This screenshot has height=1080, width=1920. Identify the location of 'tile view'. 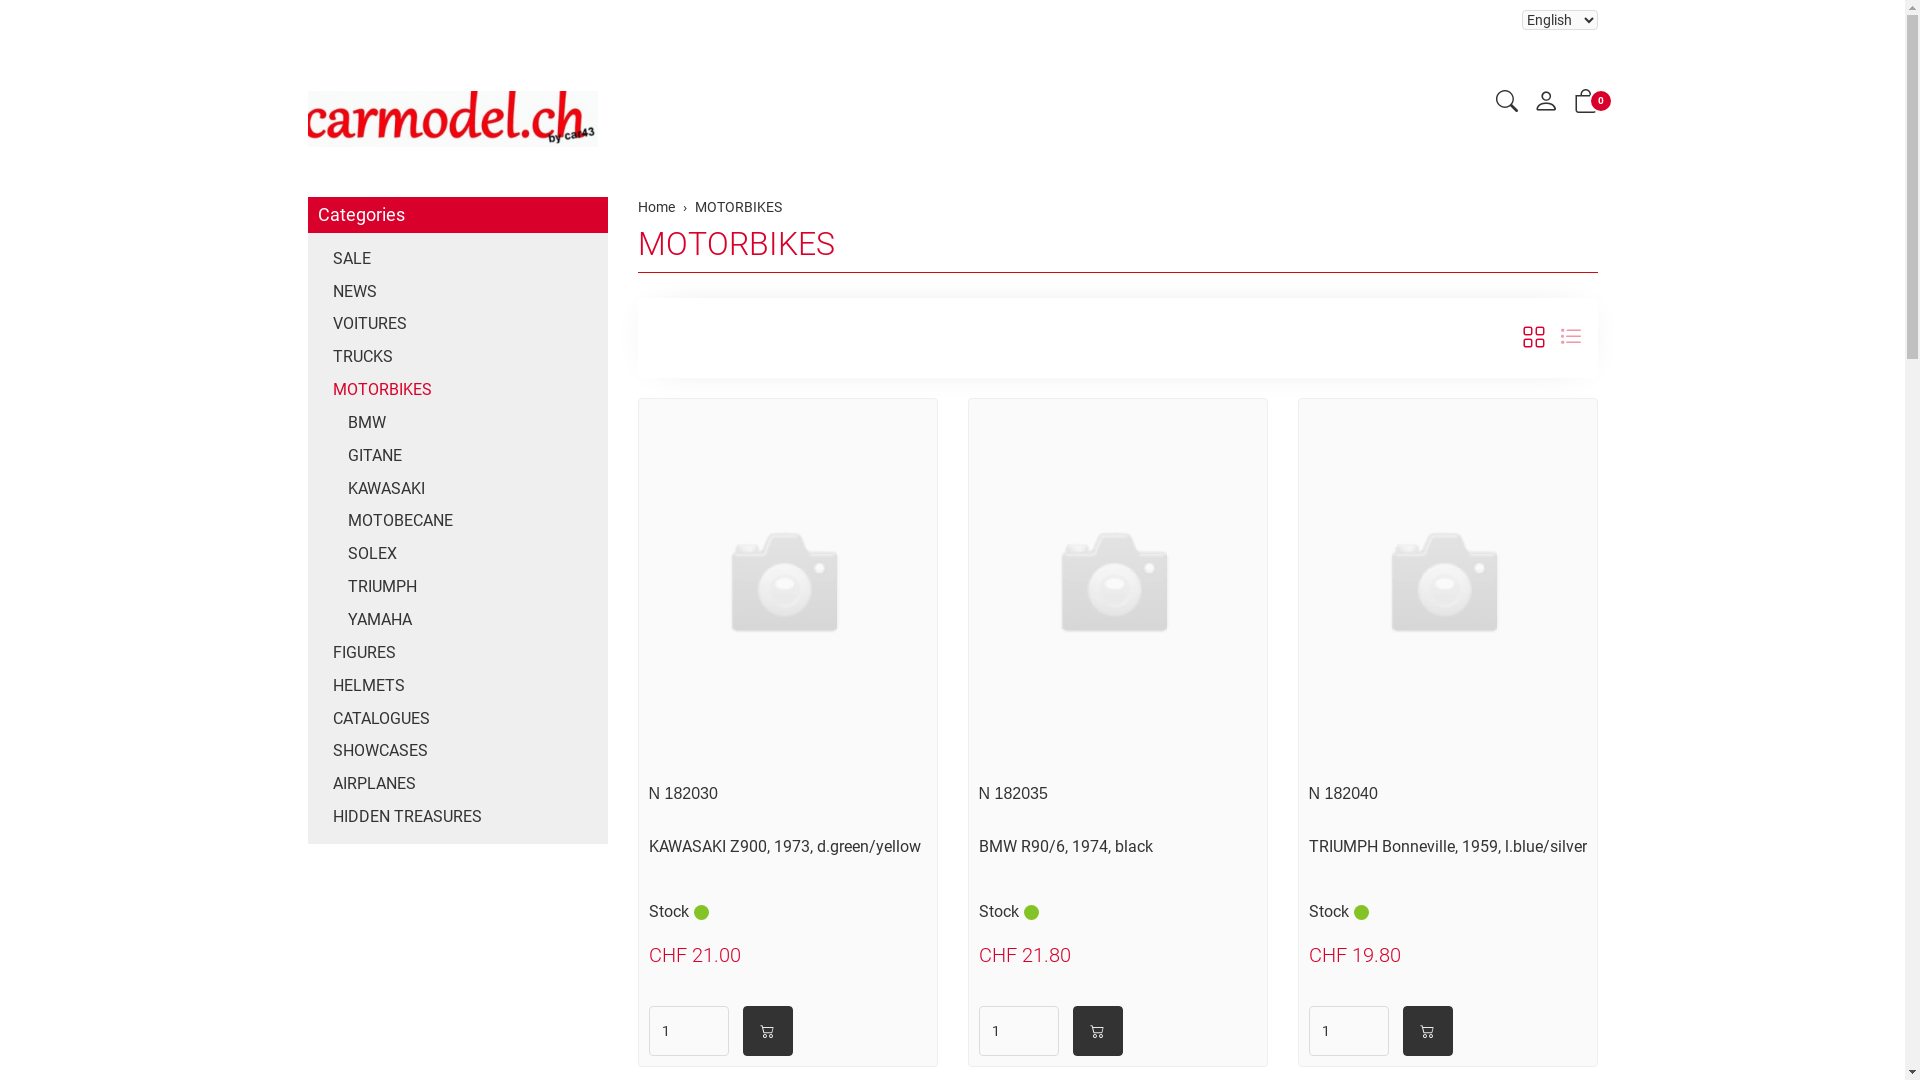
(1533, 337).